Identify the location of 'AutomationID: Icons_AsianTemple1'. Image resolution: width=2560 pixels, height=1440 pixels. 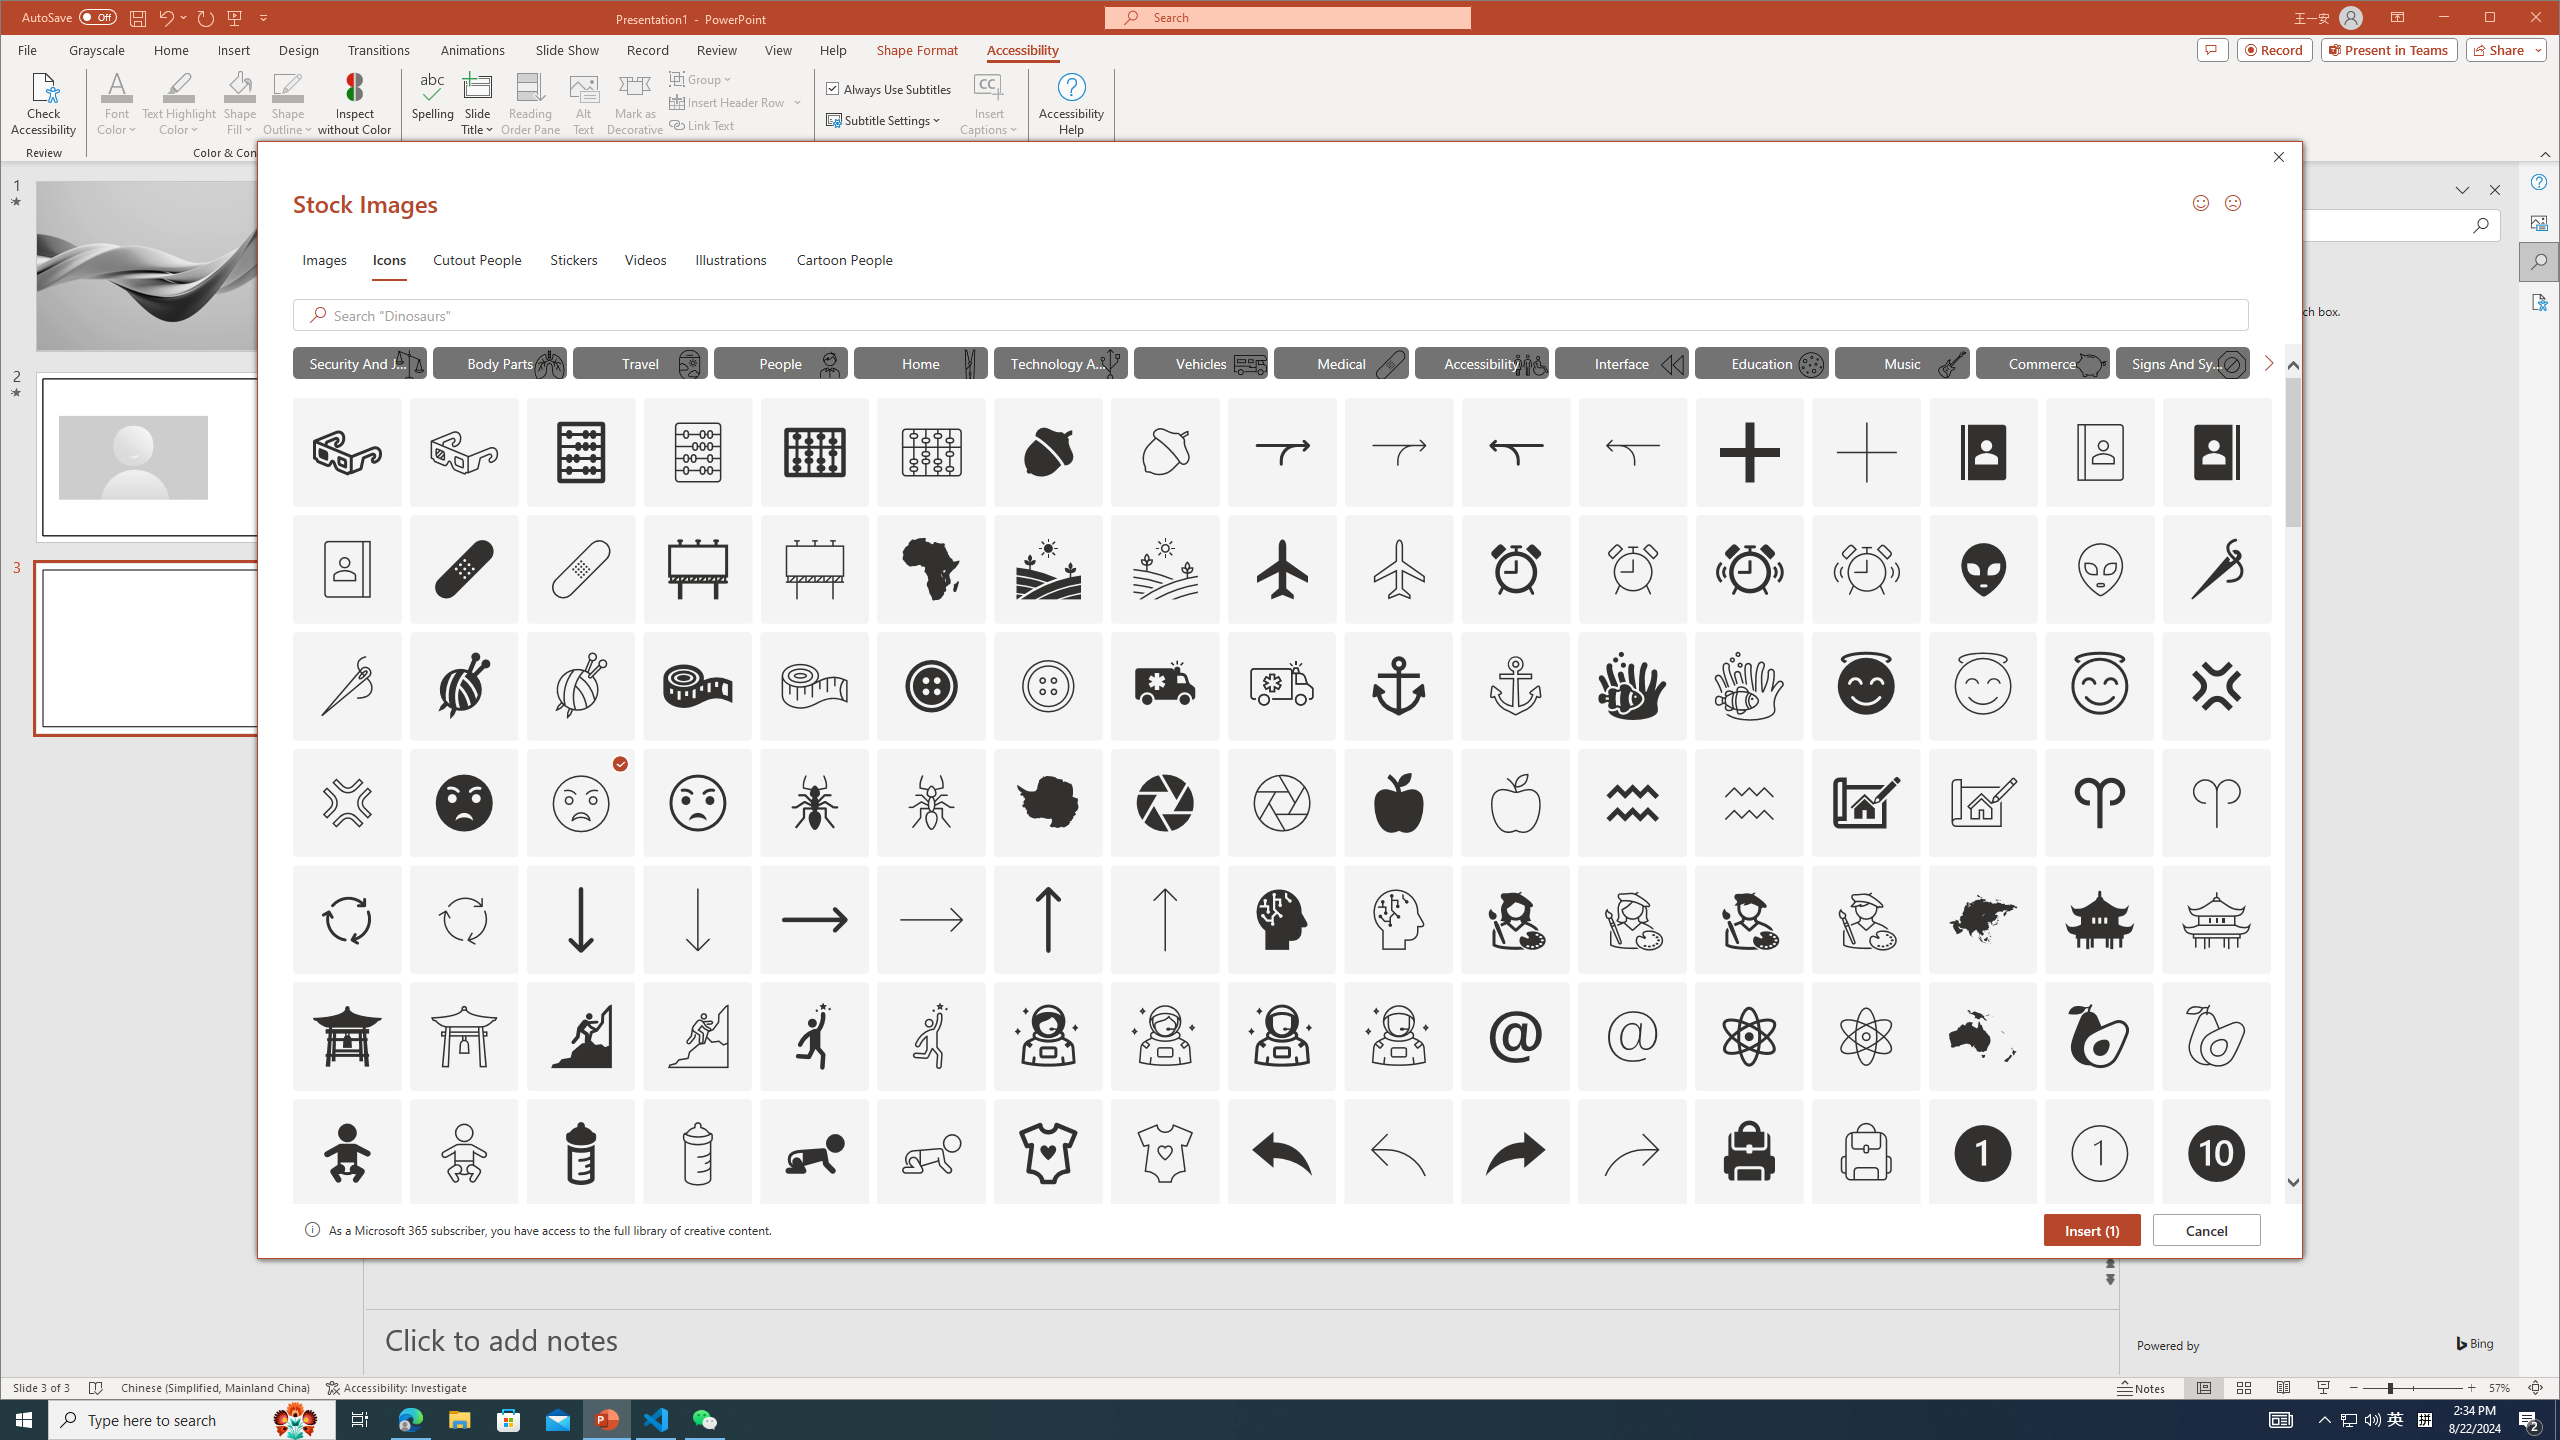
(346, 1035).